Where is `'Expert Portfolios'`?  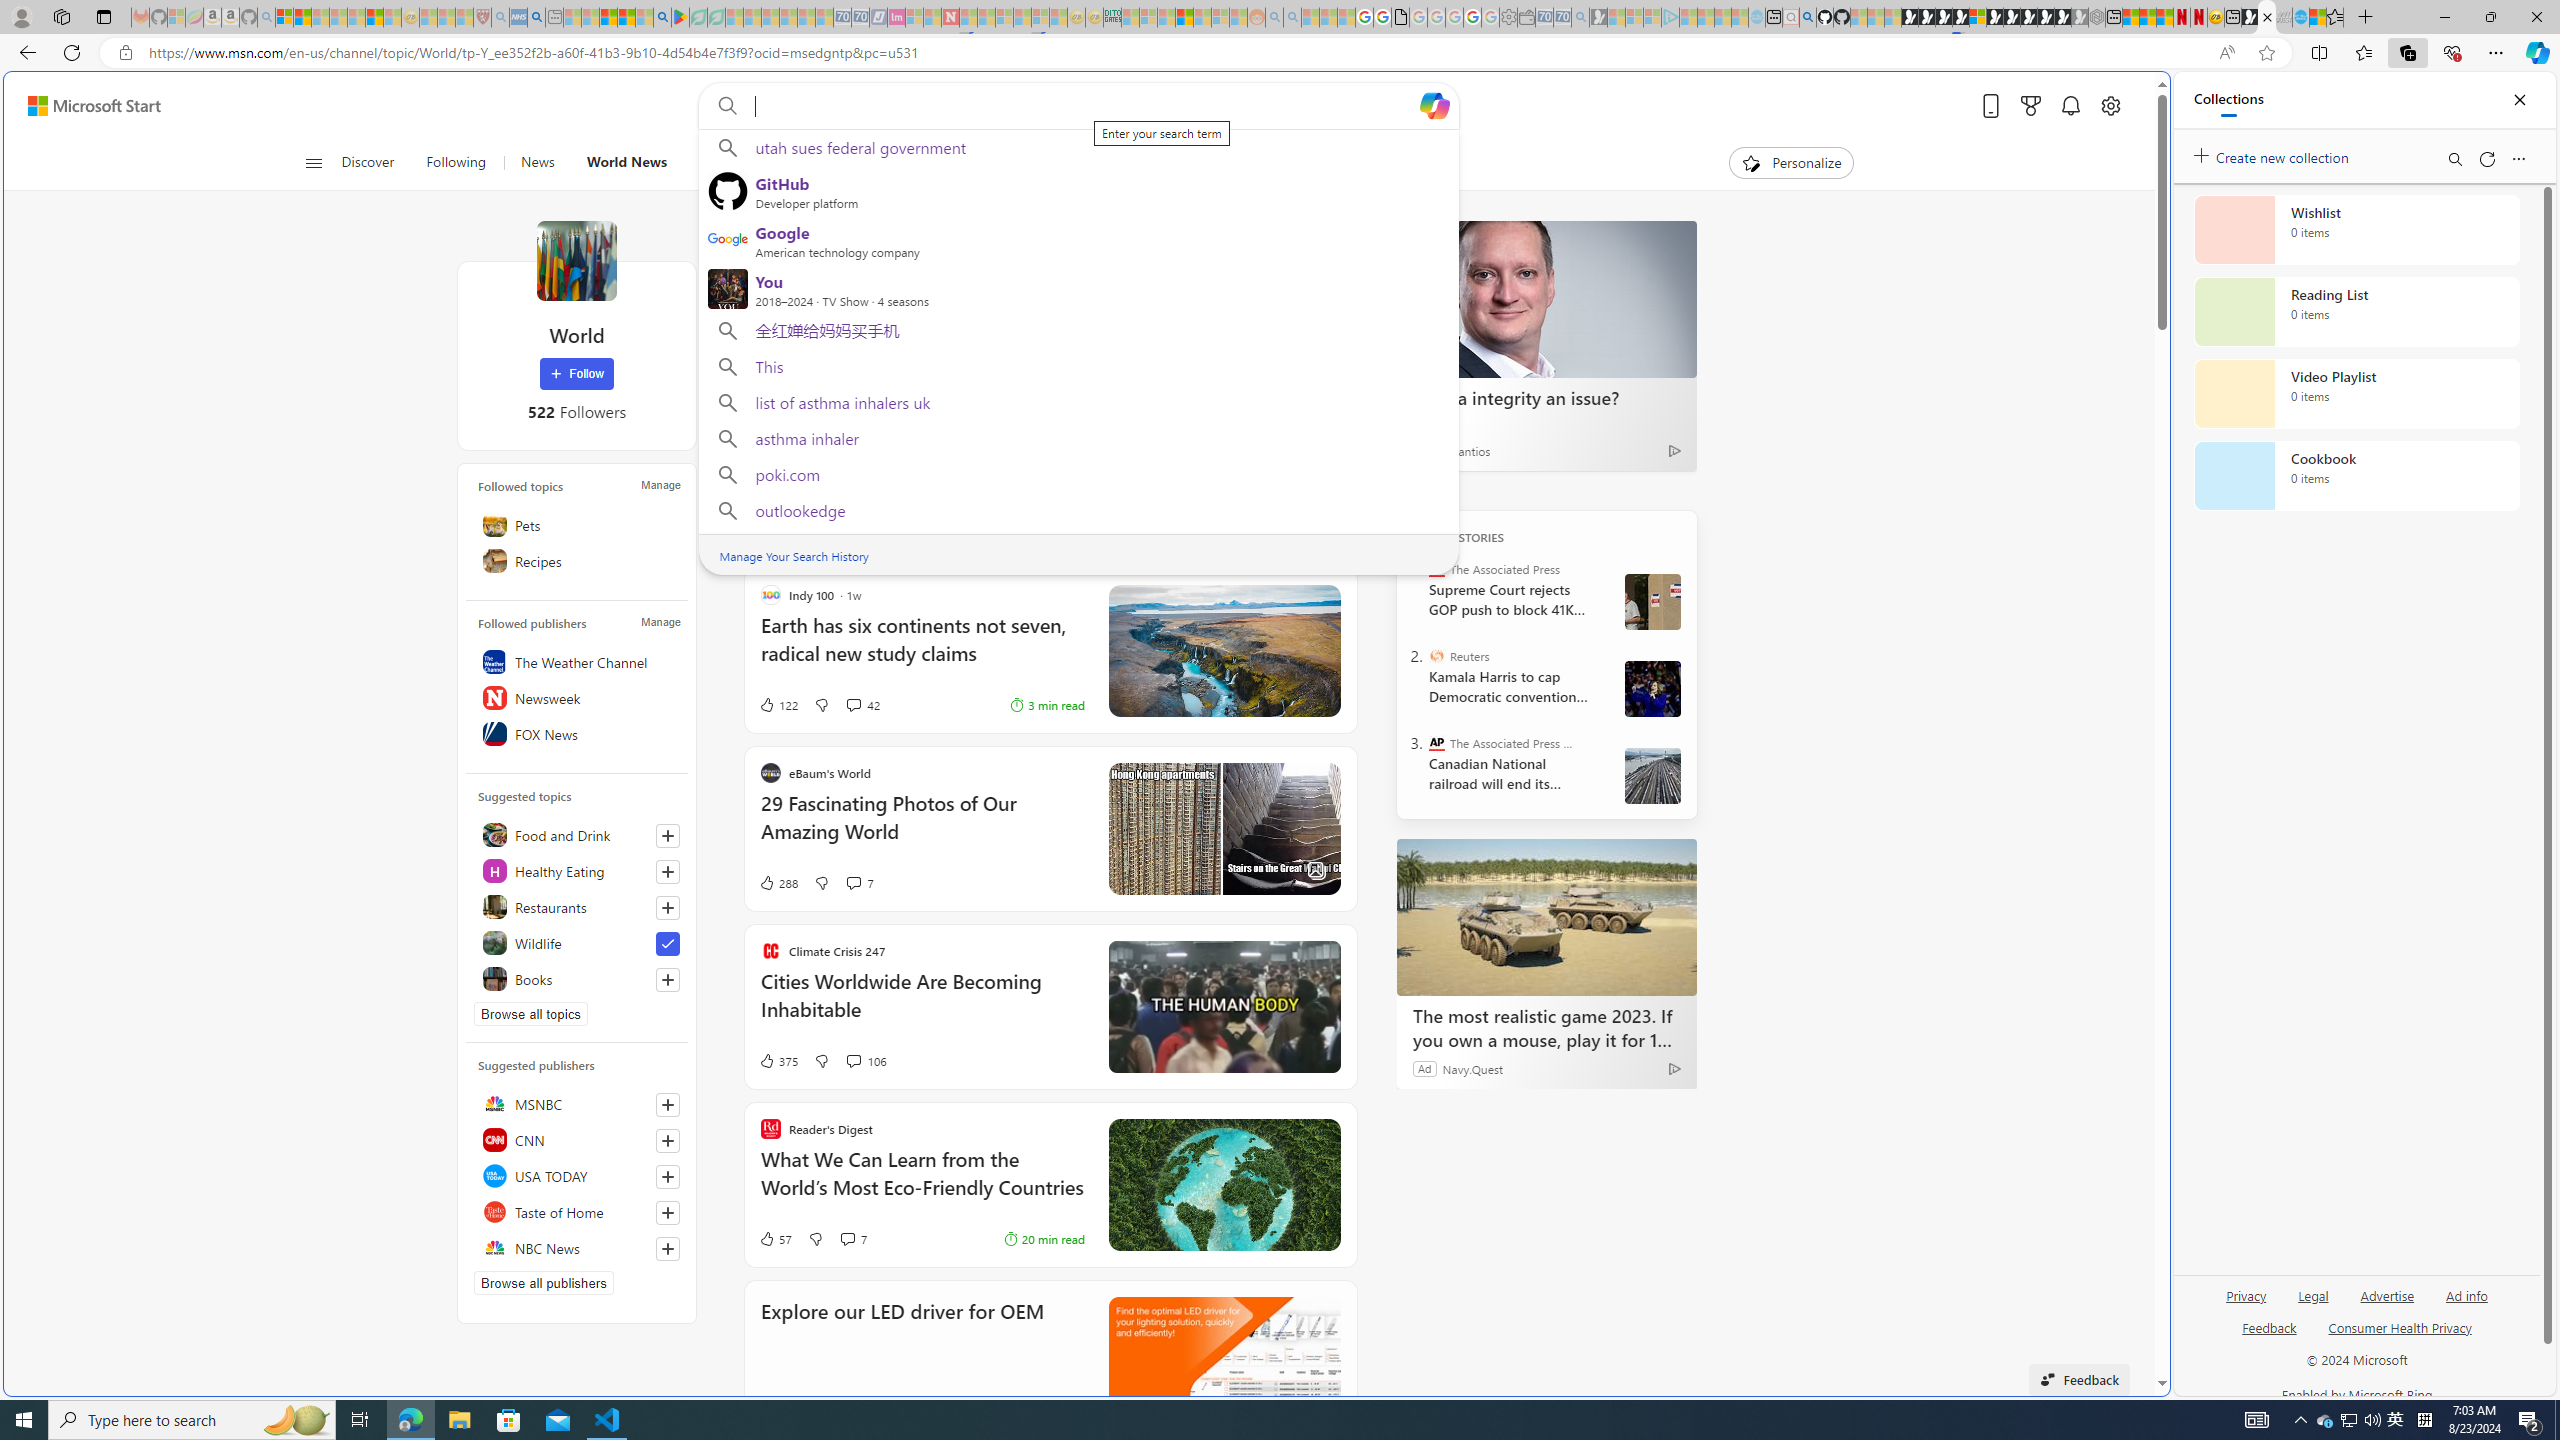
'Expert Portfolios' is located at coordinates (1185, 16).